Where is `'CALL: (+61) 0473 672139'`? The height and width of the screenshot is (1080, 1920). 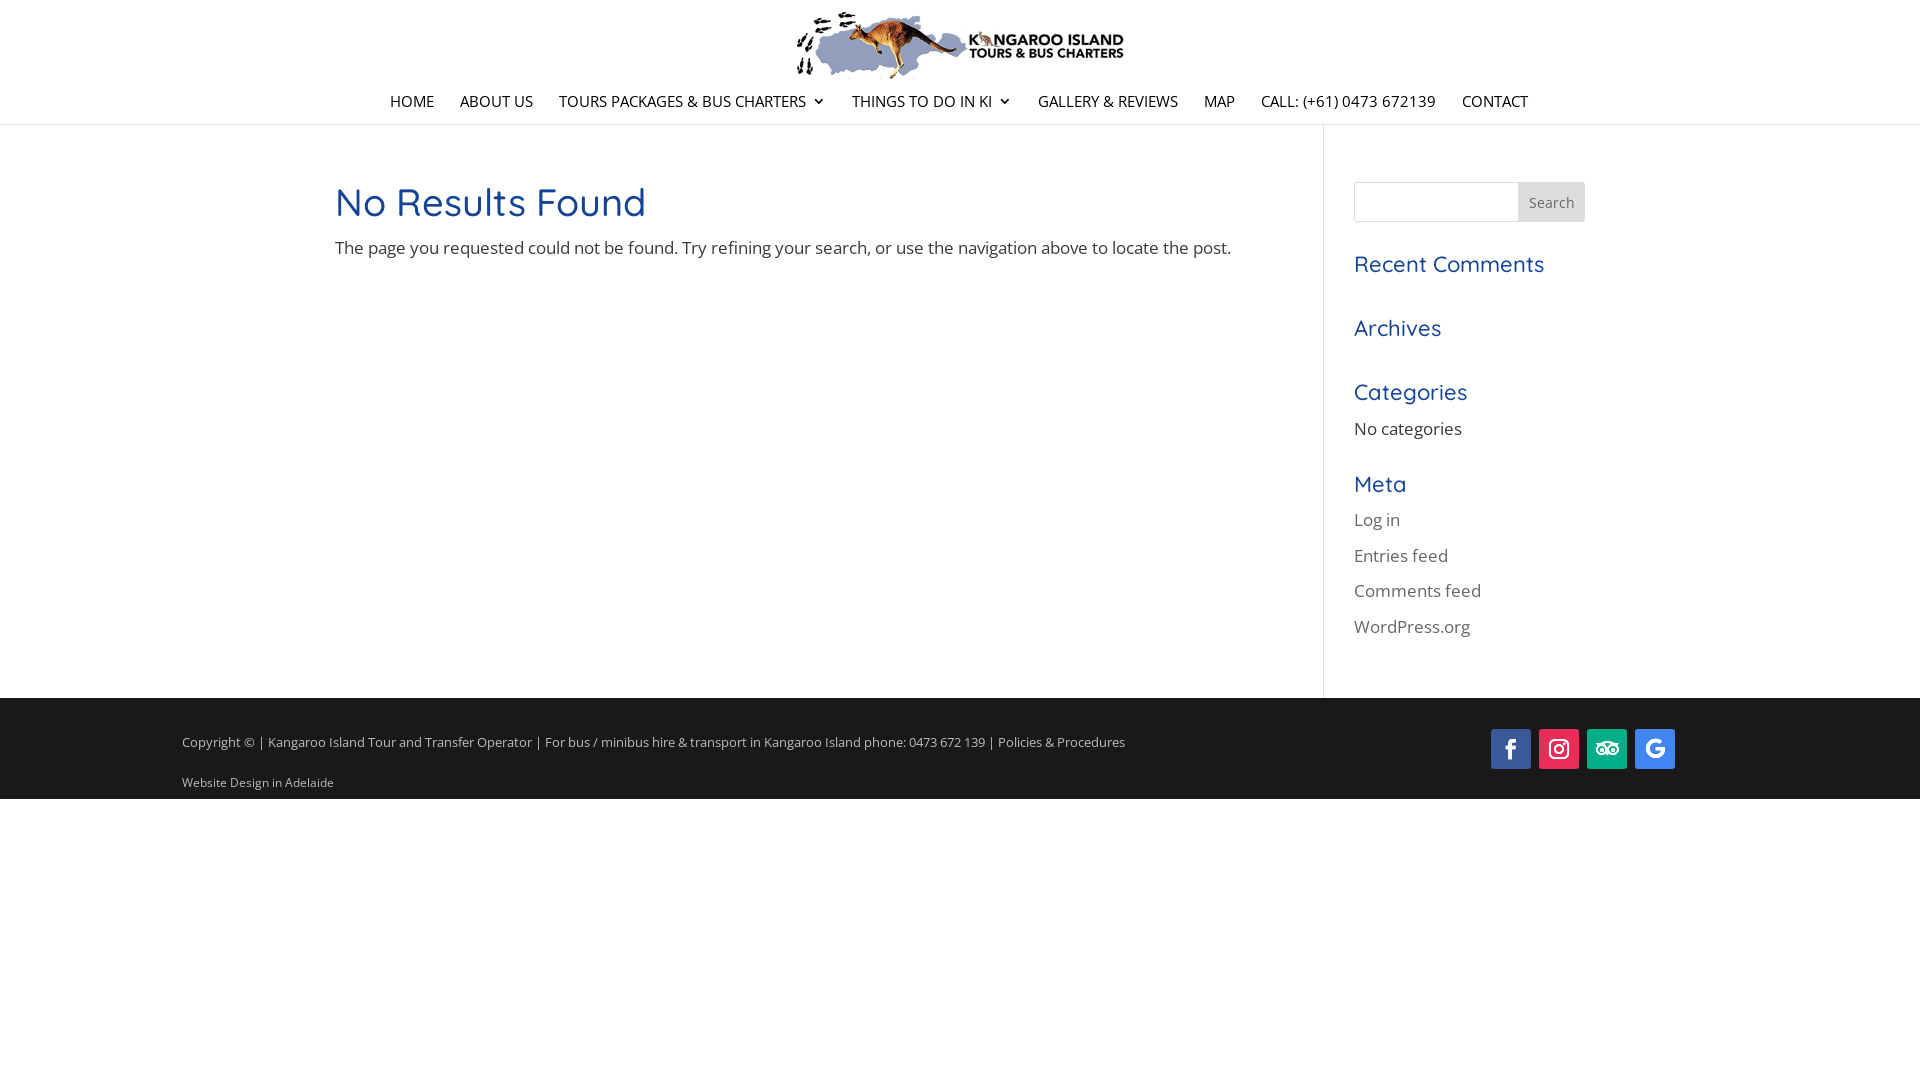 'CALL: (+61) 0473 672139' is located at coordinates (1348, 108).